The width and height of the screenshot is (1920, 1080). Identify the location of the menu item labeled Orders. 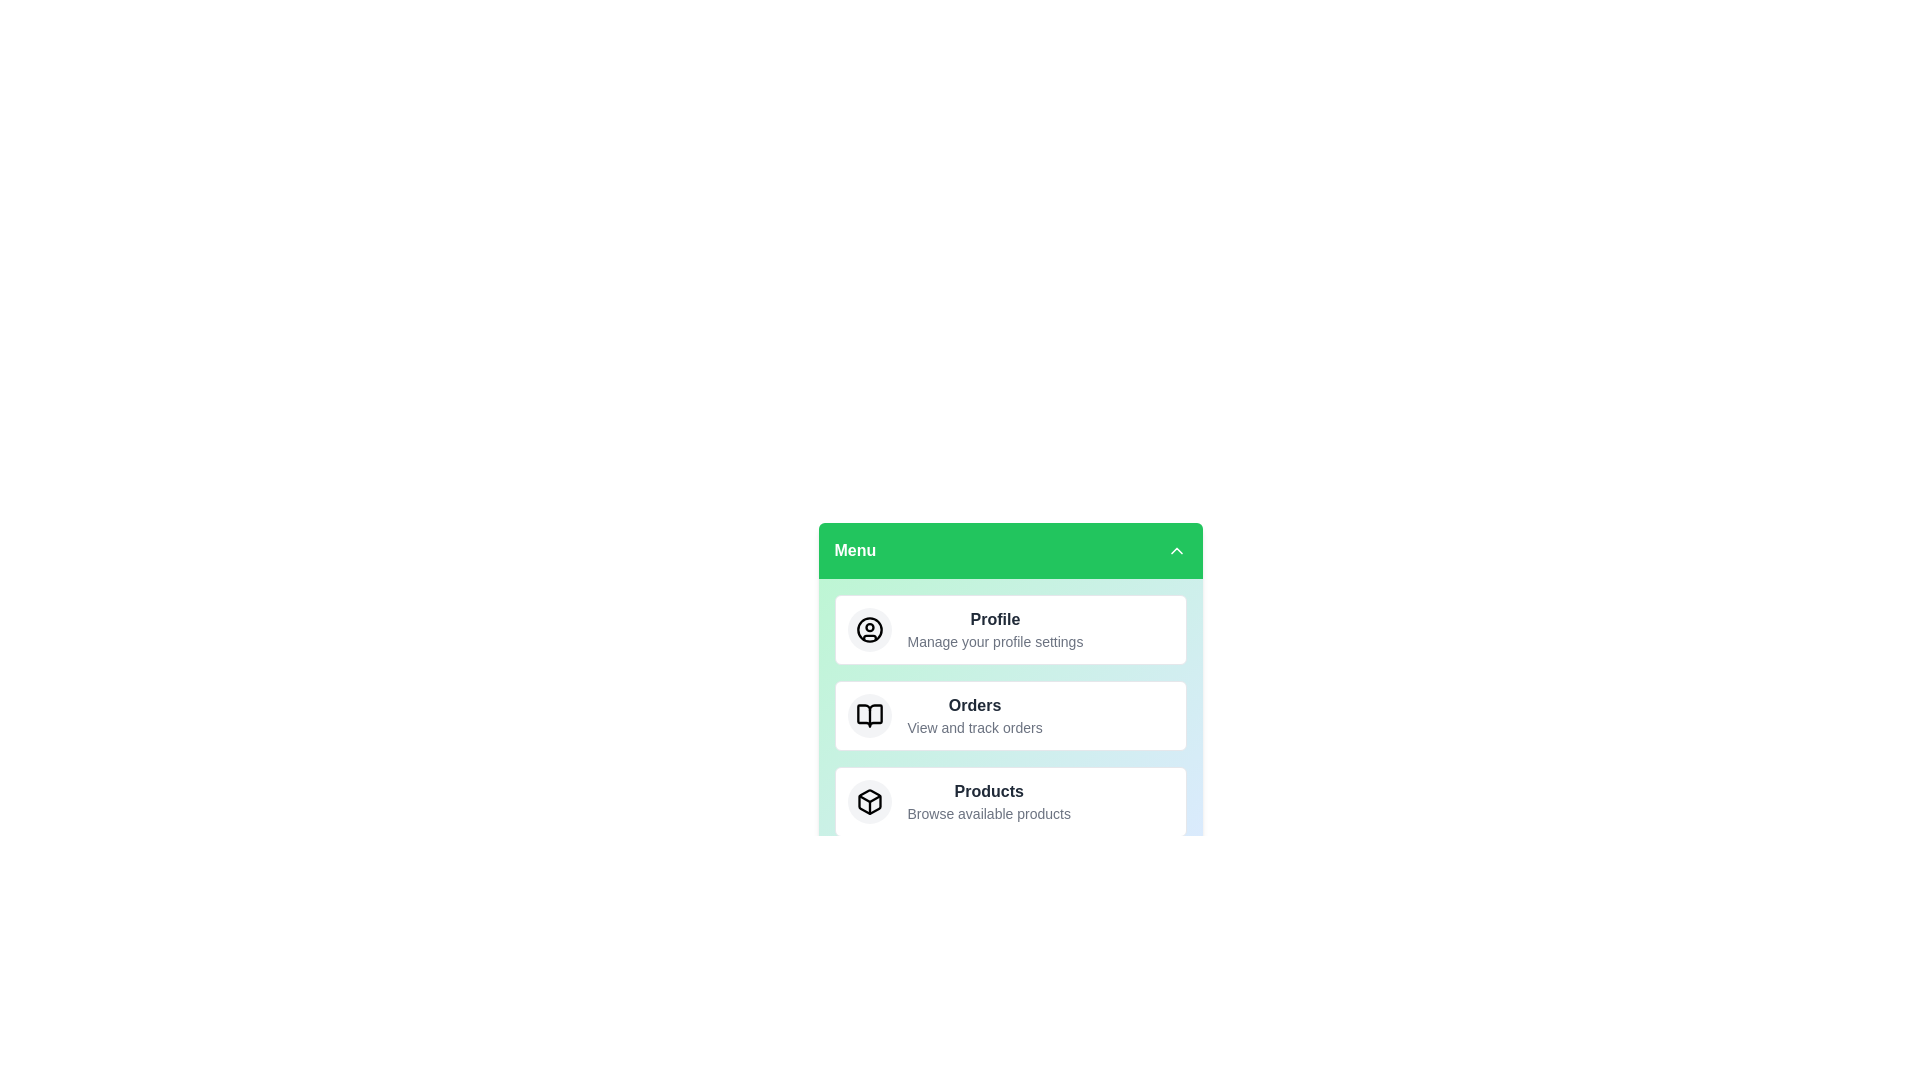
(1010, 715).